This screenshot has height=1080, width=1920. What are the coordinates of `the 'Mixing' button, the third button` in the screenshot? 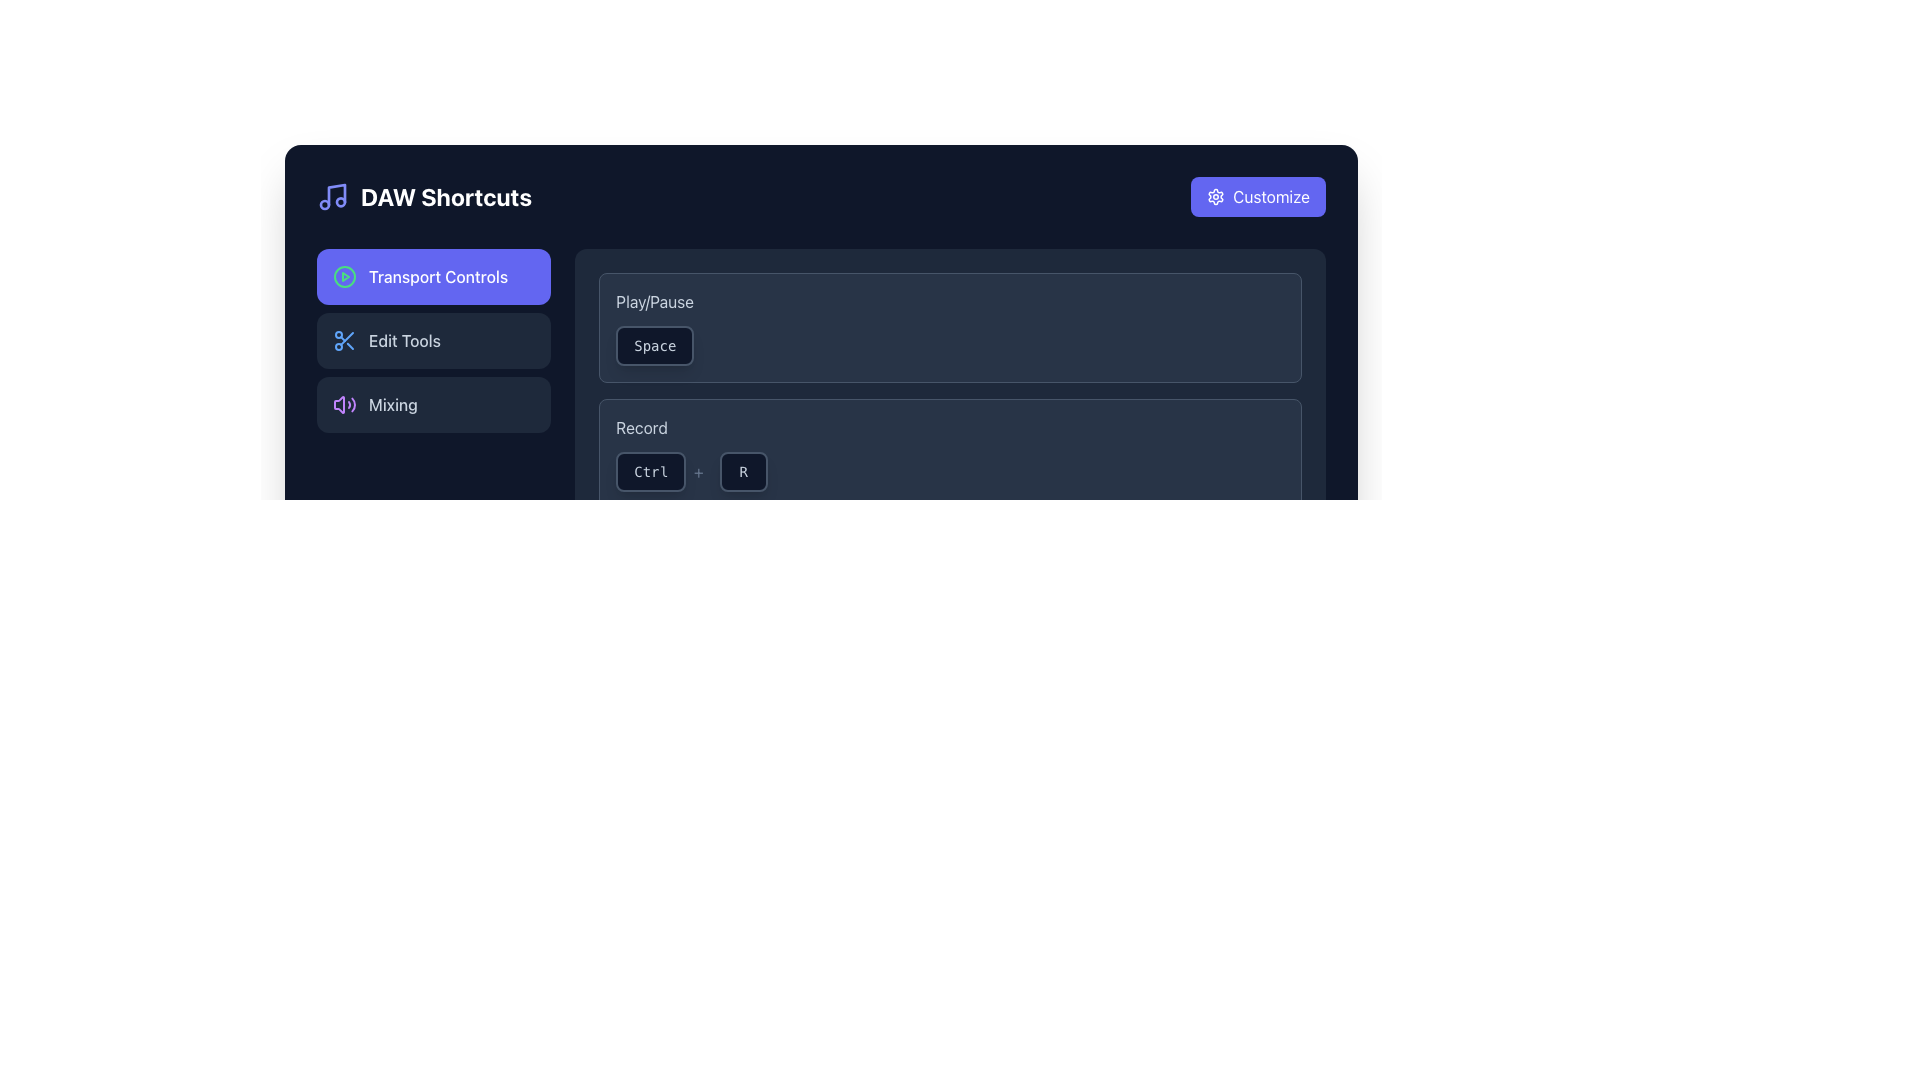 It's located at (433, 405).